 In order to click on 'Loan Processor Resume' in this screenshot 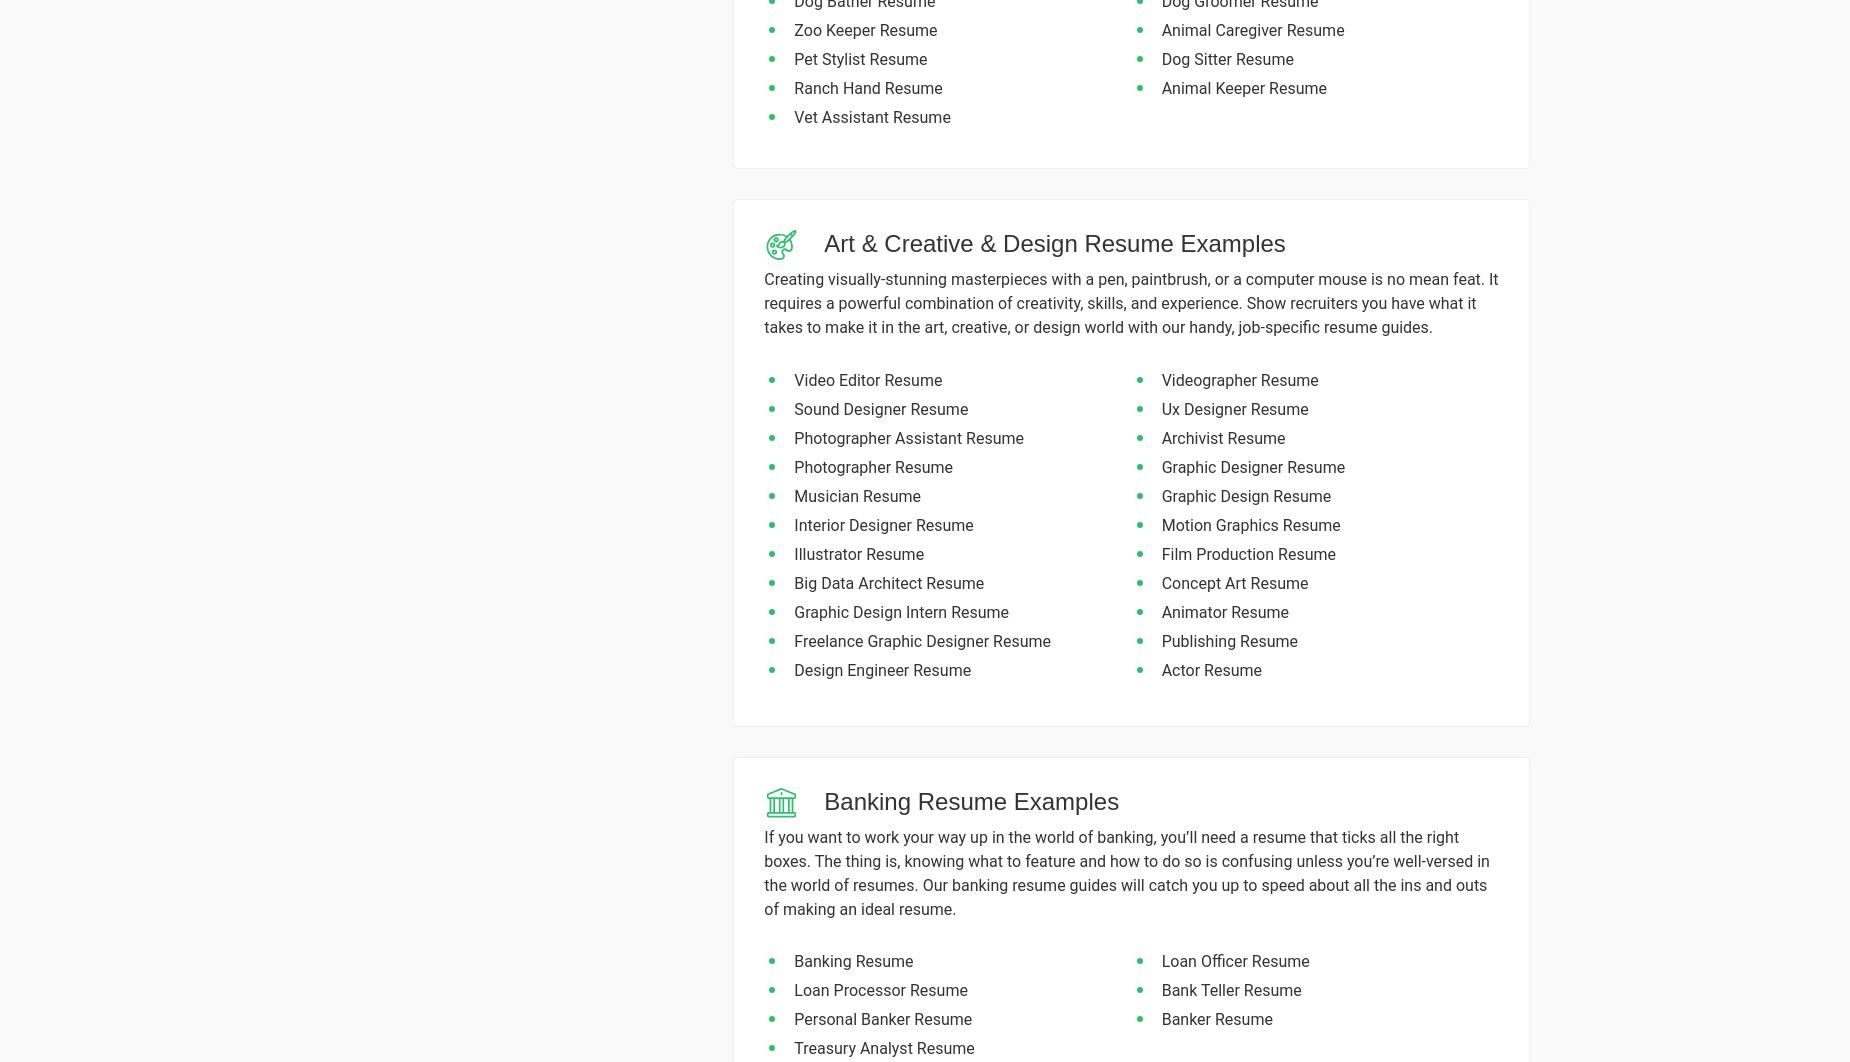, I will do `click(880, 989)`.